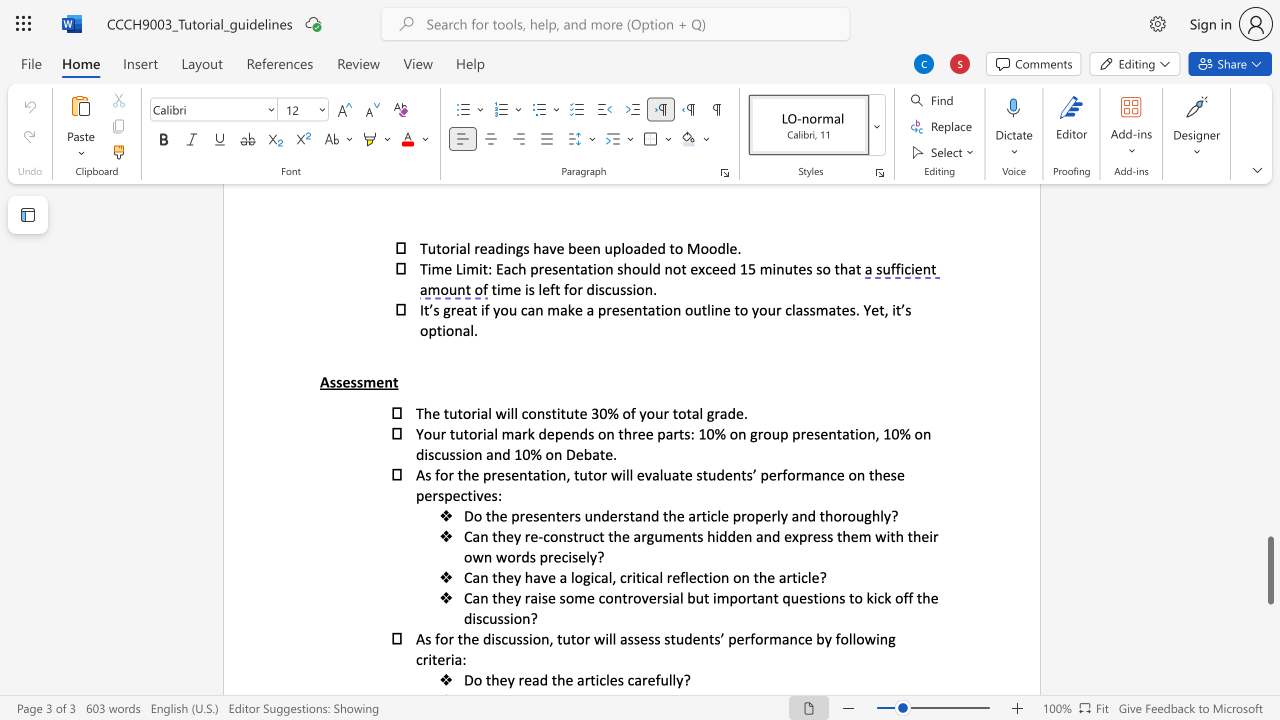 The width and height of the screenshot is (1280, 720). I want to click on the scrollbar on the right, so click(1269, 238).